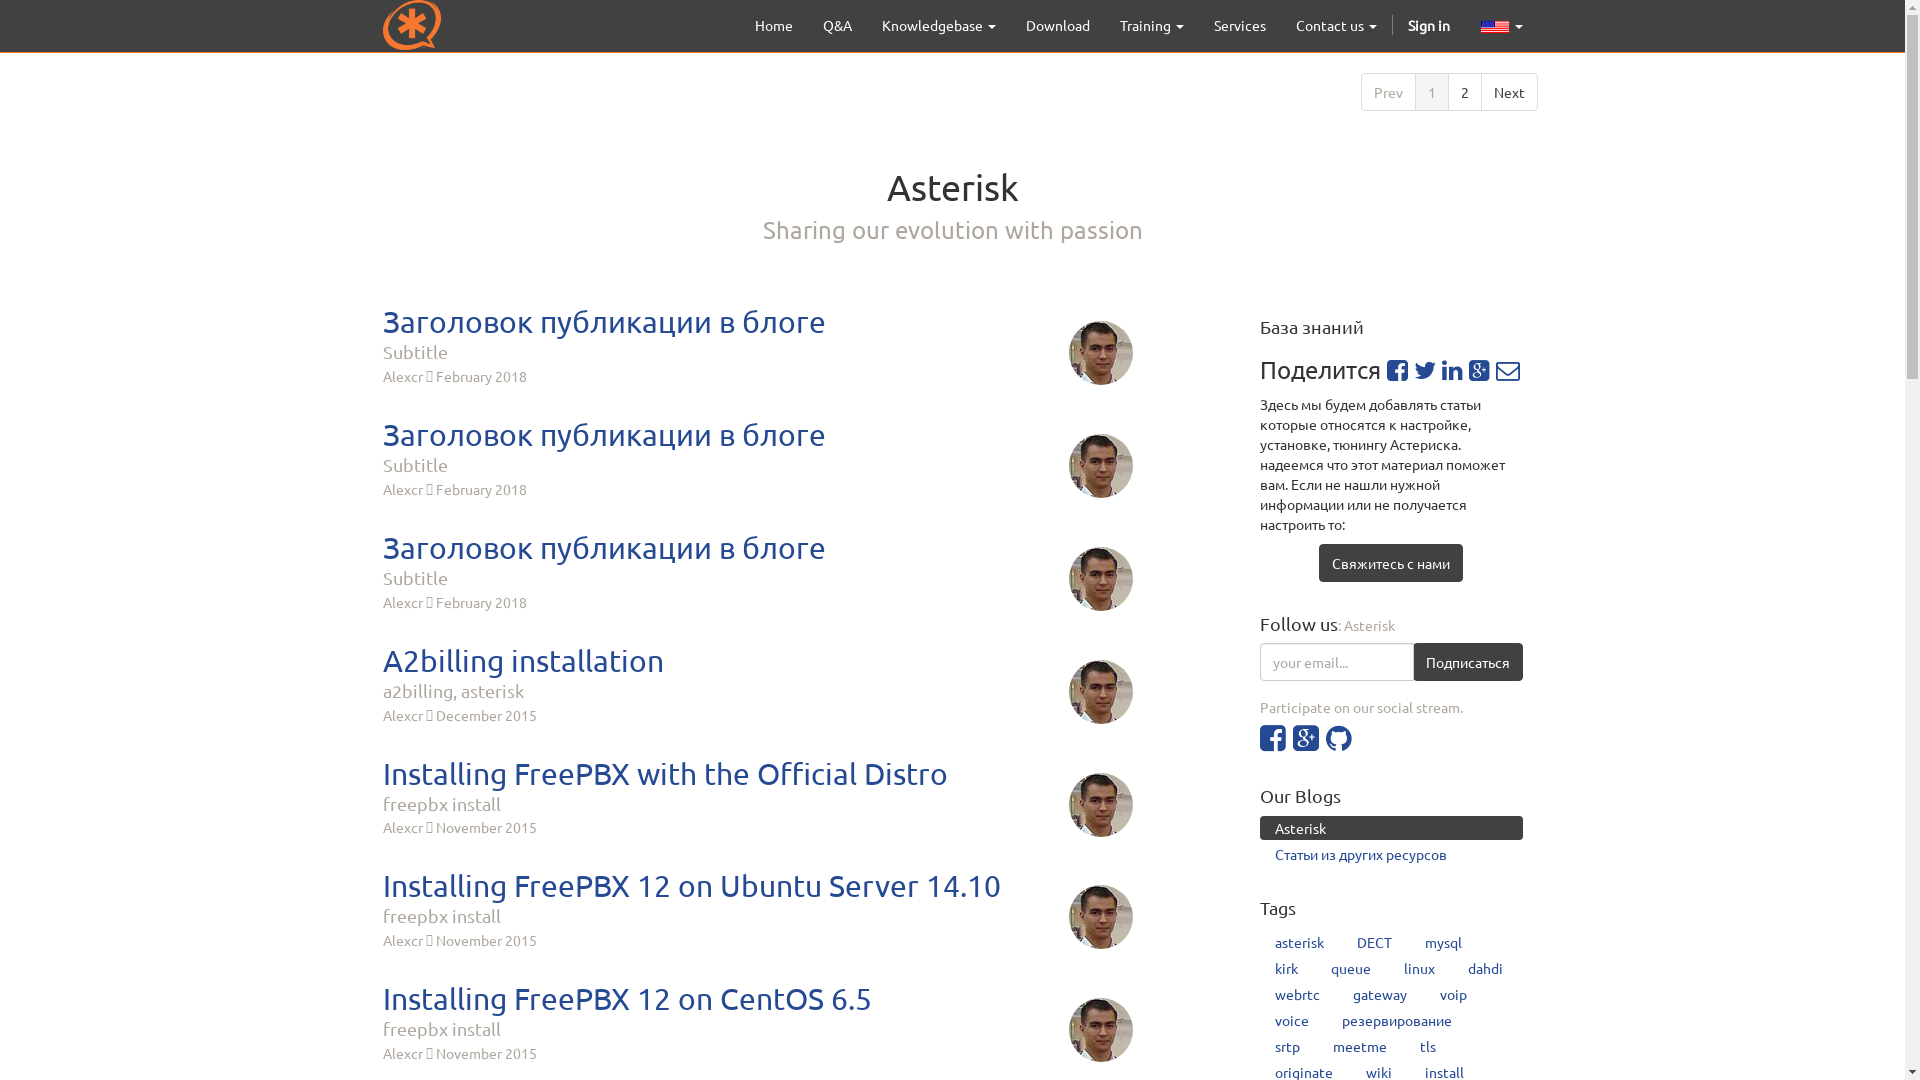 This screenshot has height=1080, width=1920. What do you see at coordinates (1379, 994) in the screenshot?
I see `'gateway'` at bounding box center [1379, 994].